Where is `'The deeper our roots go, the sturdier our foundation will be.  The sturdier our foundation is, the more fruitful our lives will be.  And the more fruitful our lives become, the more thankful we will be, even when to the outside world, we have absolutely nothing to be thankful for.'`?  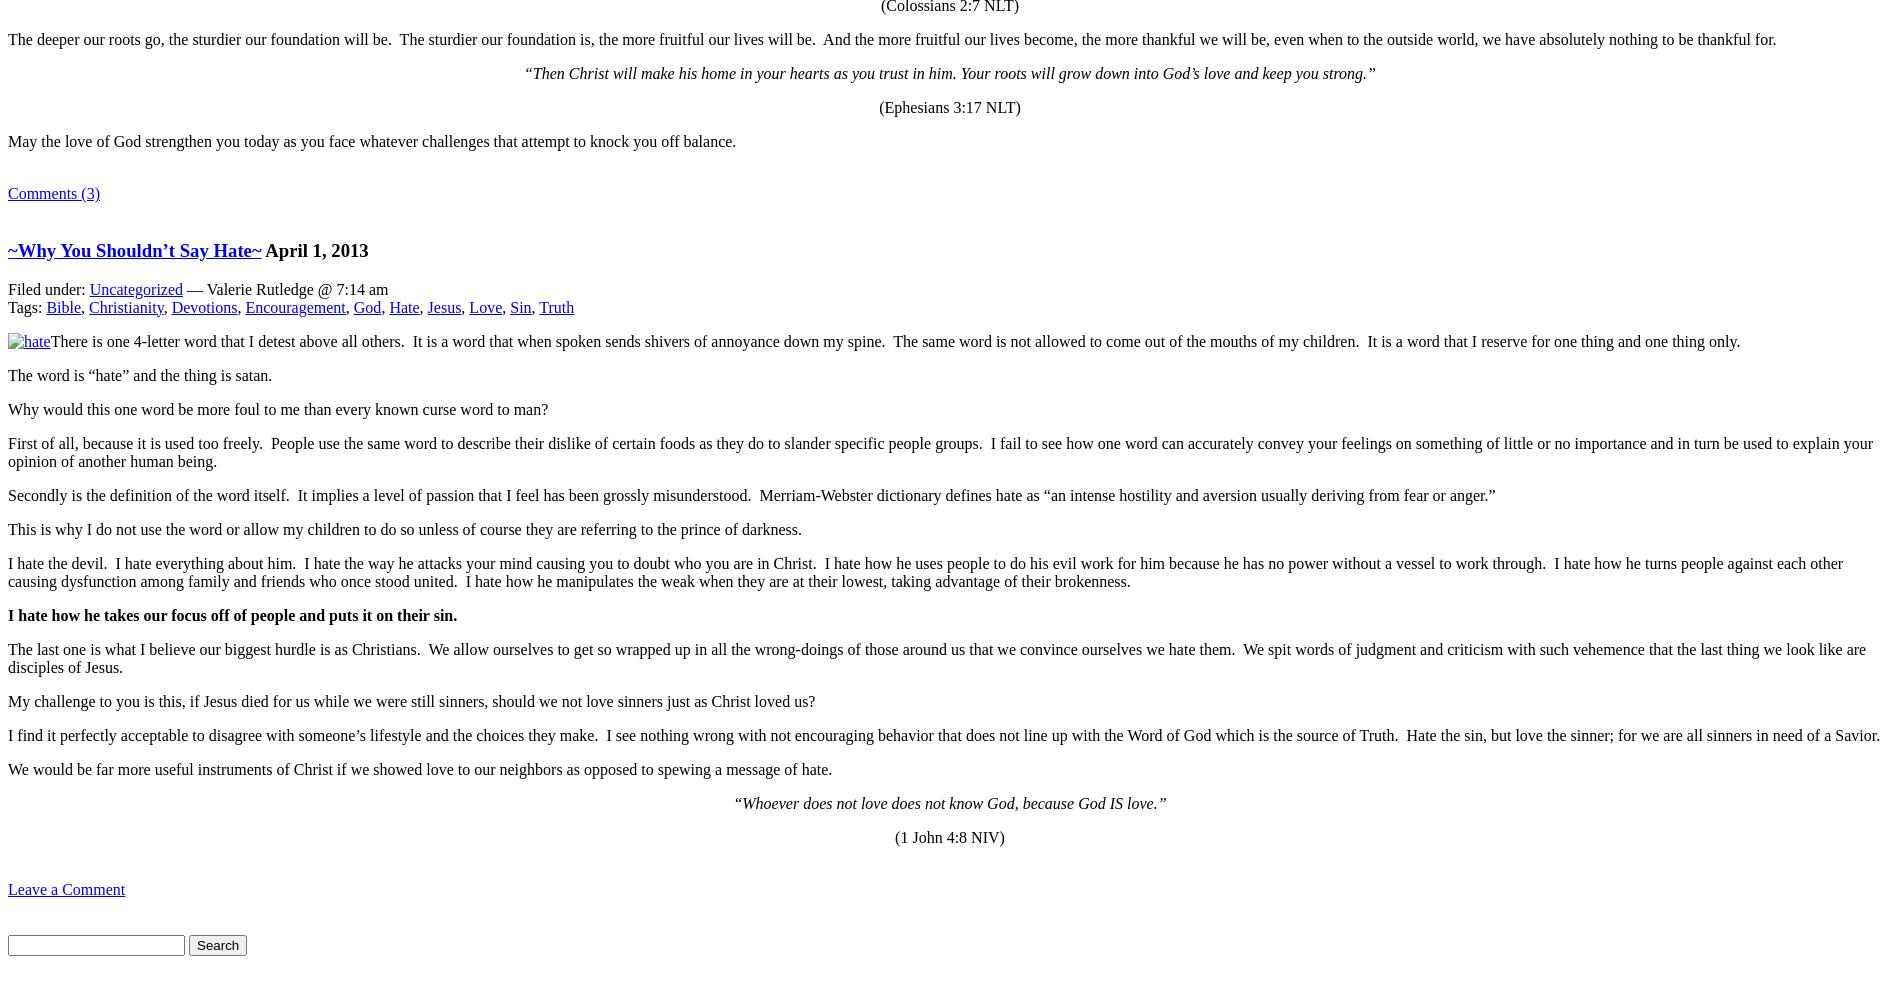 'The deeper our roots go, the sturdier our foundation will be.  The sturdier our foundation is, the more fruitful our lives will be.  And the more fruitful our lives become, the more thankful we will be, even when to the outside world, we have absolutely nothing to be thankful for.' is located at coordinates (7, 38).